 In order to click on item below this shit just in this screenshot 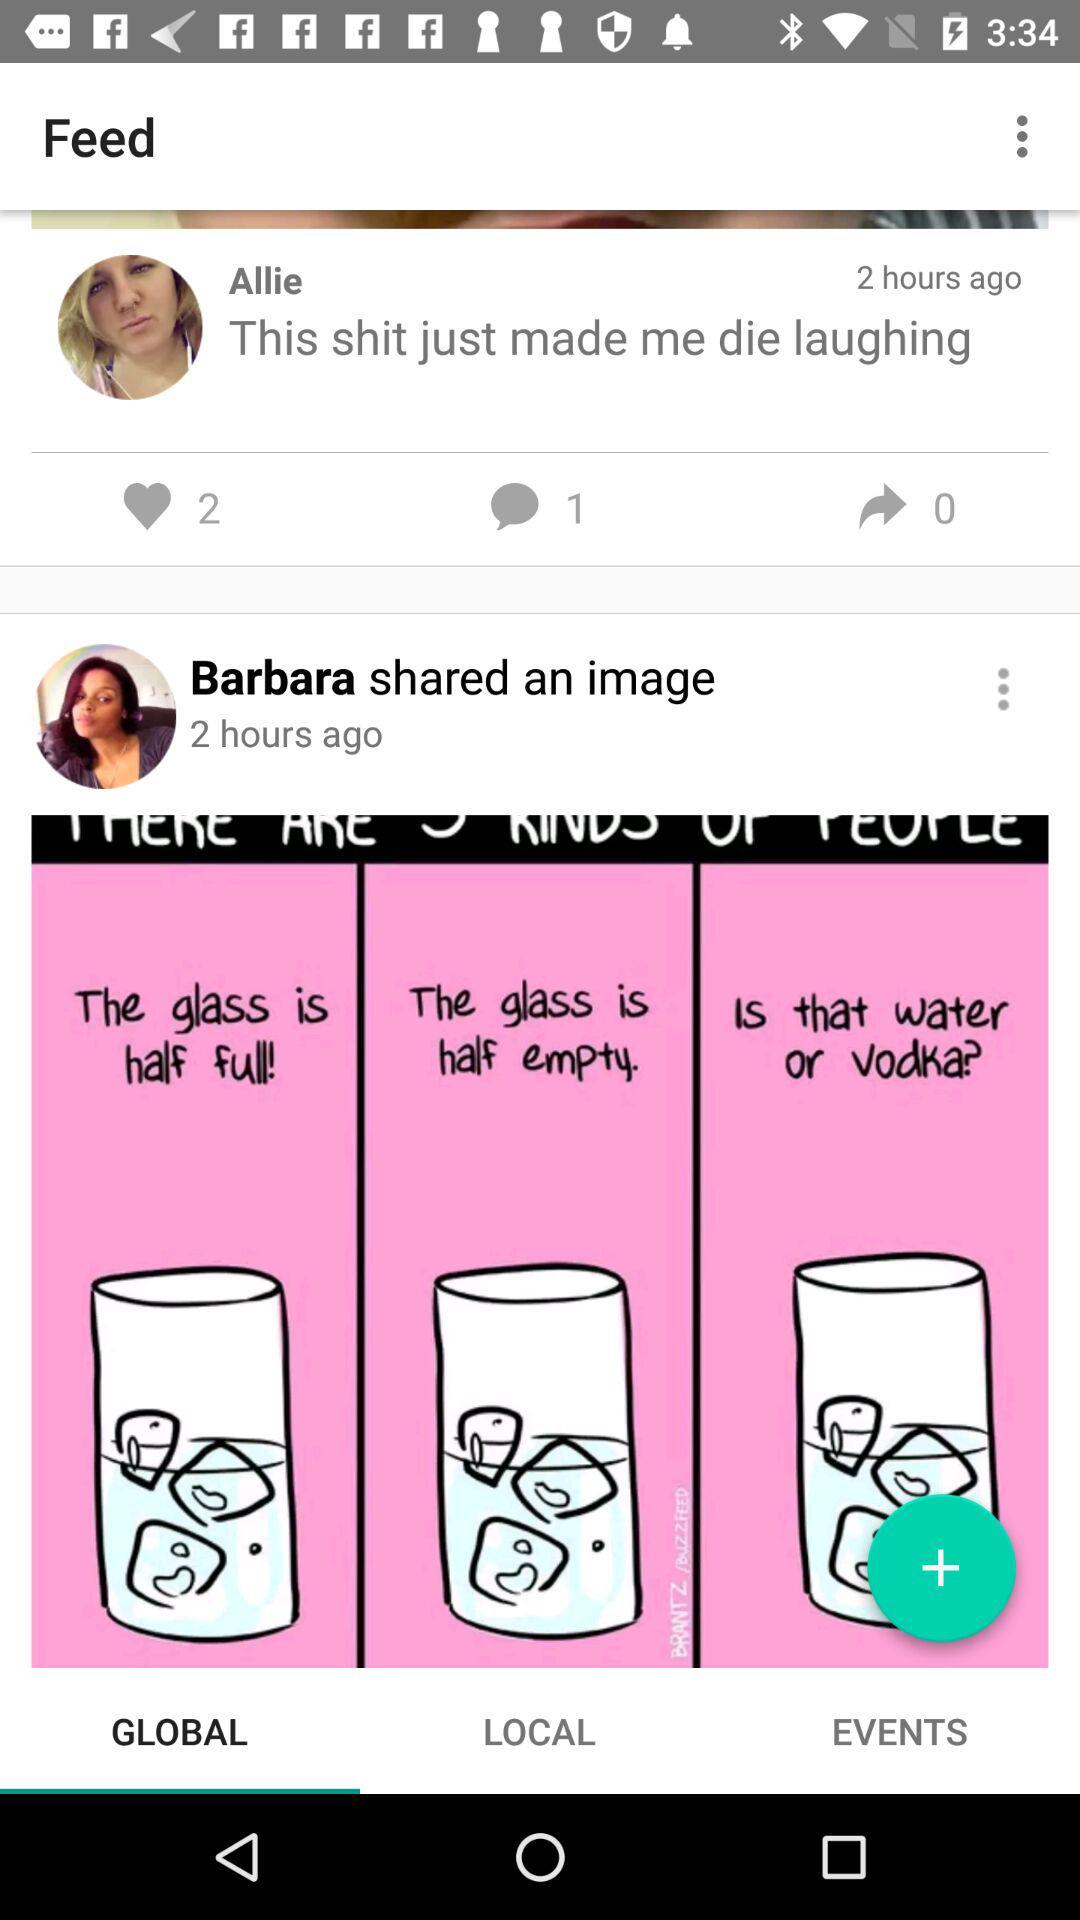, I will do `click(1003, 689)`.